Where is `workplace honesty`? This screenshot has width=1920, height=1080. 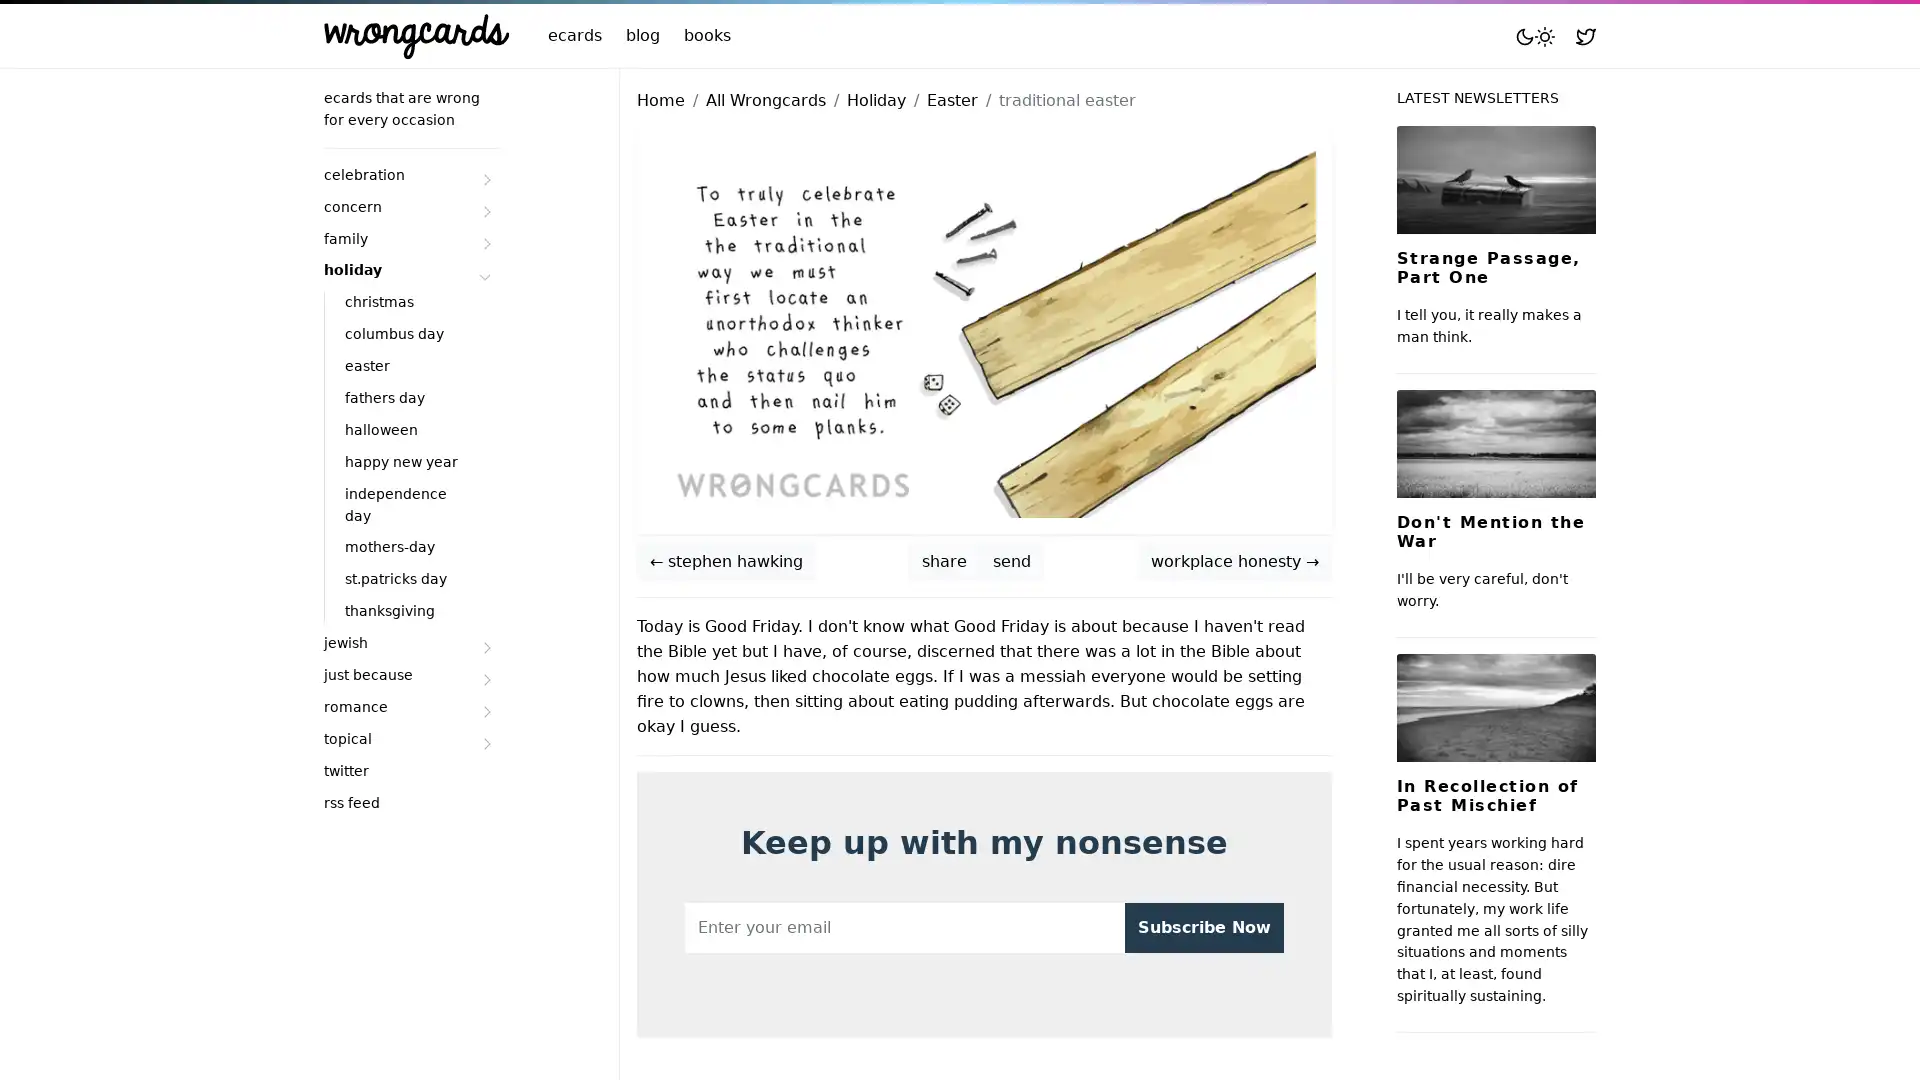 workplace honesty is located at coordinates (1232, 561).